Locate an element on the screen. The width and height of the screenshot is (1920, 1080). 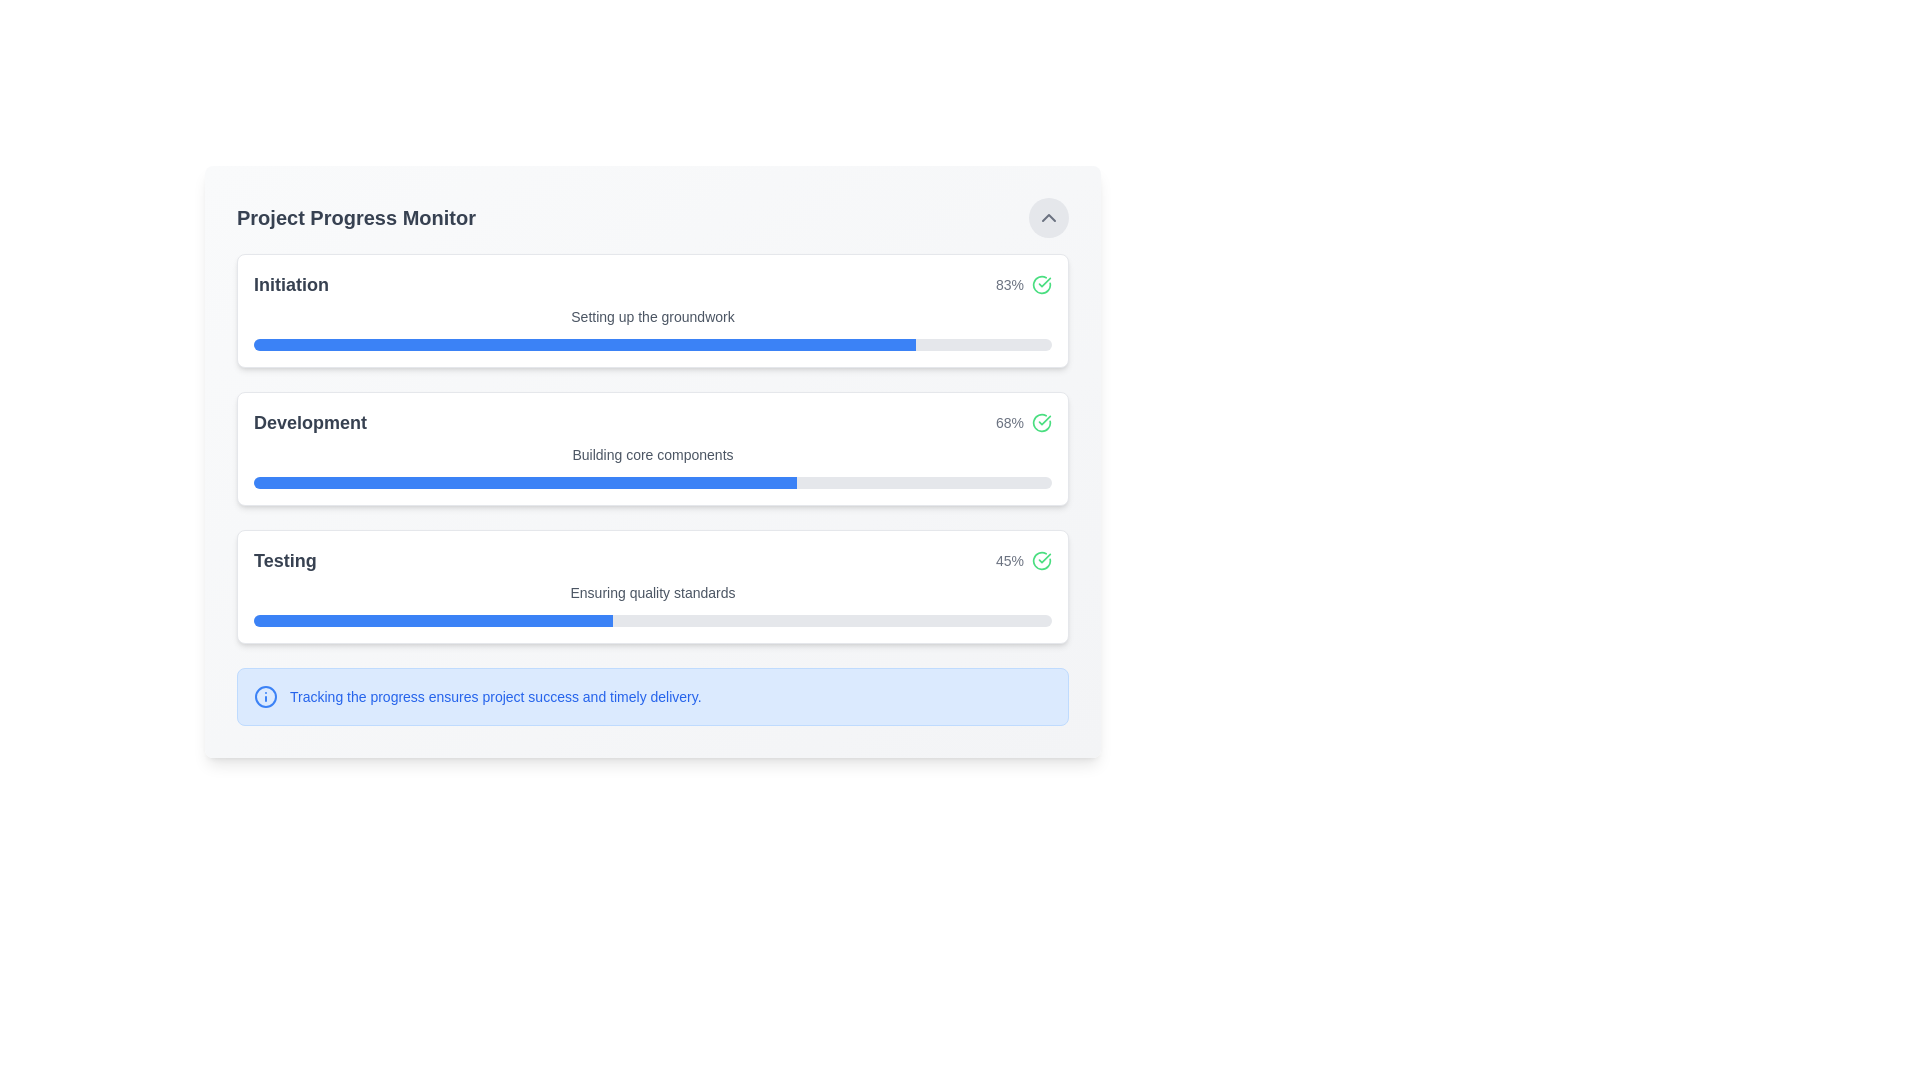
the progress percentage is located at coordinates (715, 482).